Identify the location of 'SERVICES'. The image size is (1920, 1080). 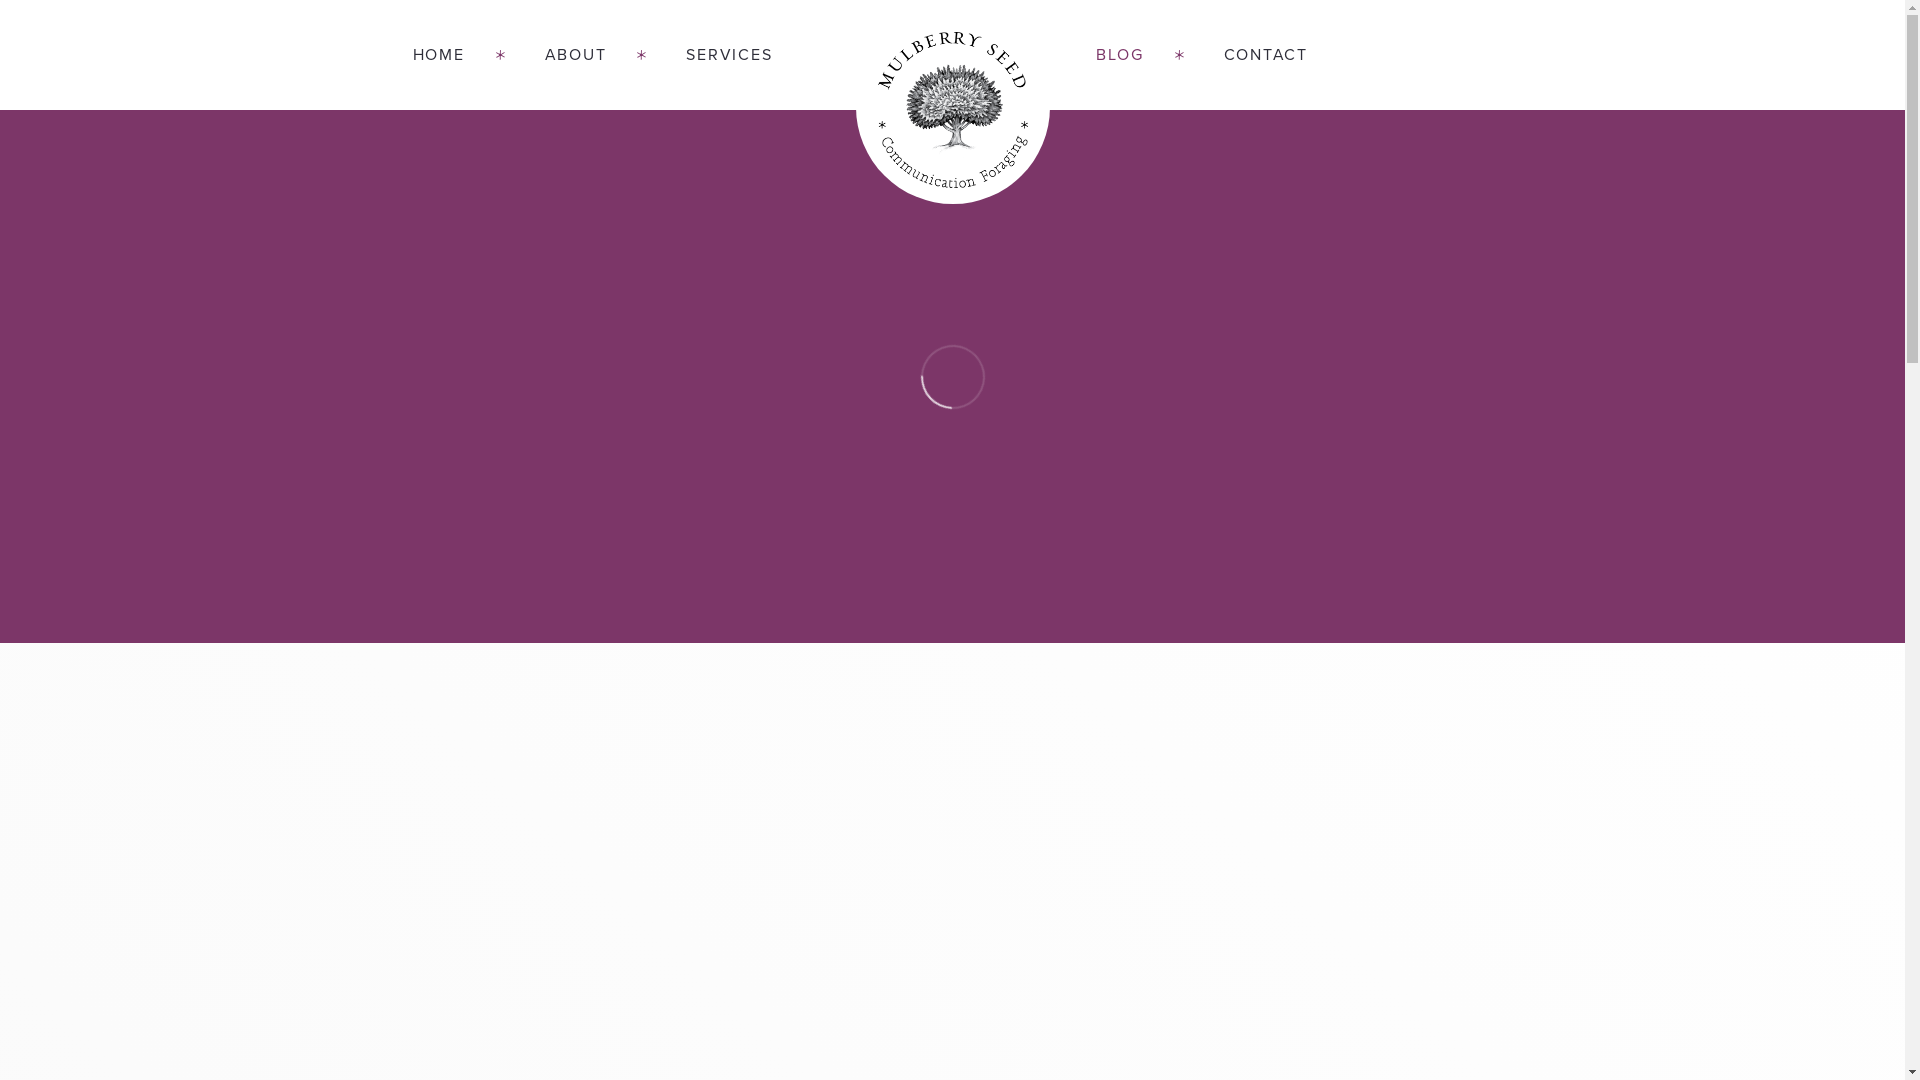
(709, 53).